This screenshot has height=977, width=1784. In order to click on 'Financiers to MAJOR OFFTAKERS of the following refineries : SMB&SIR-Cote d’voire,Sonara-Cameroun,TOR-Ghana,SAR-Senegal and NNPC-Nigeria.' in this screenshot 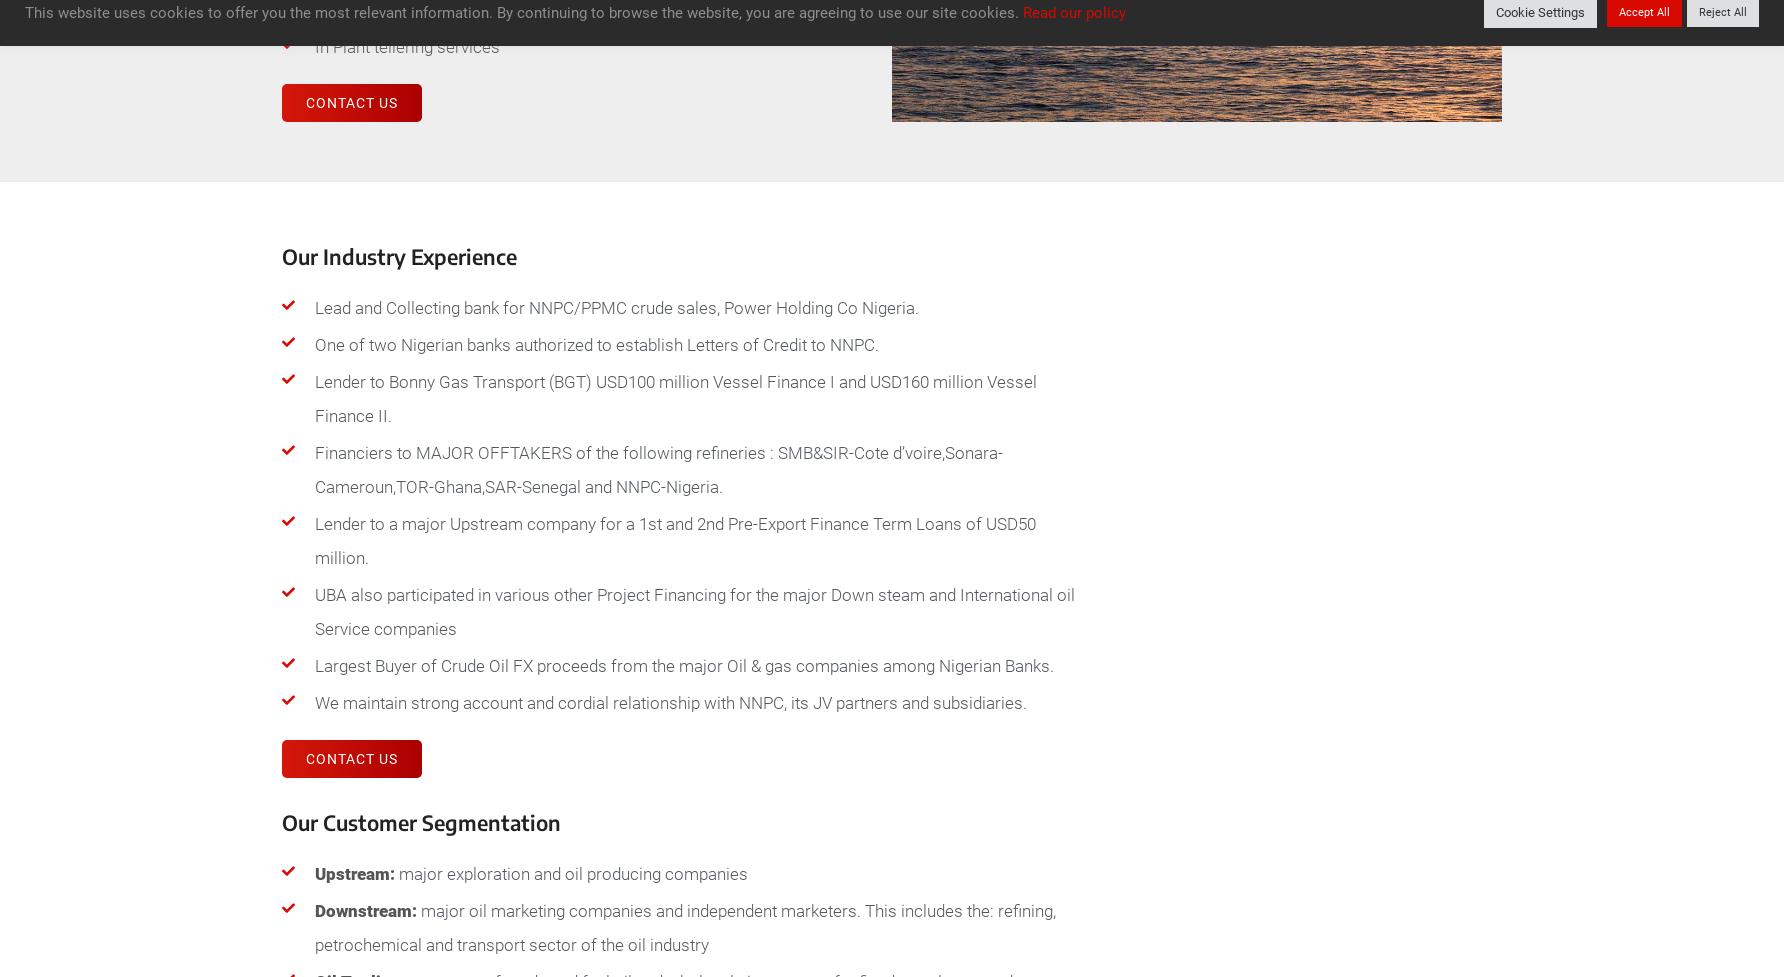, I will do `click(658, 470)`.